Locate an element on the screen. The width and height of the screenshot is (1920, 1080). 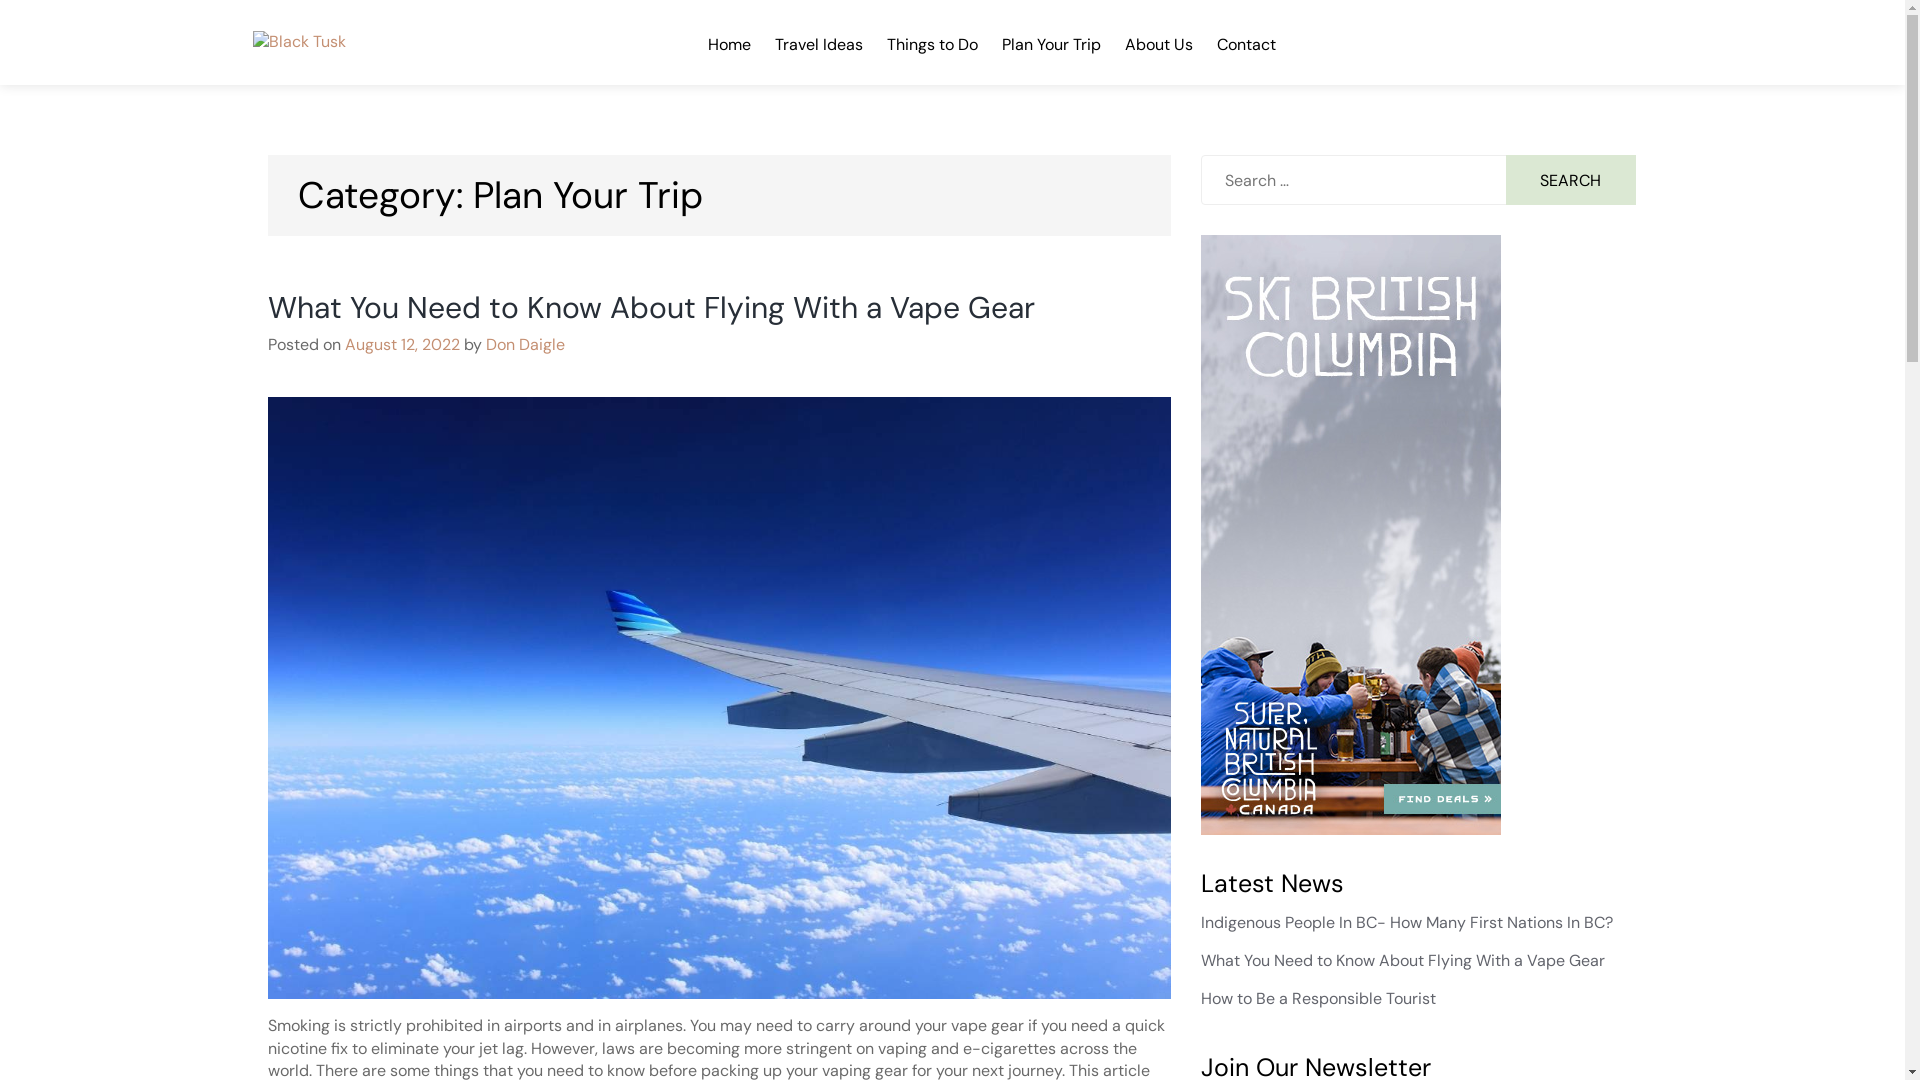
'Home' is located at coordinates (728, 42).